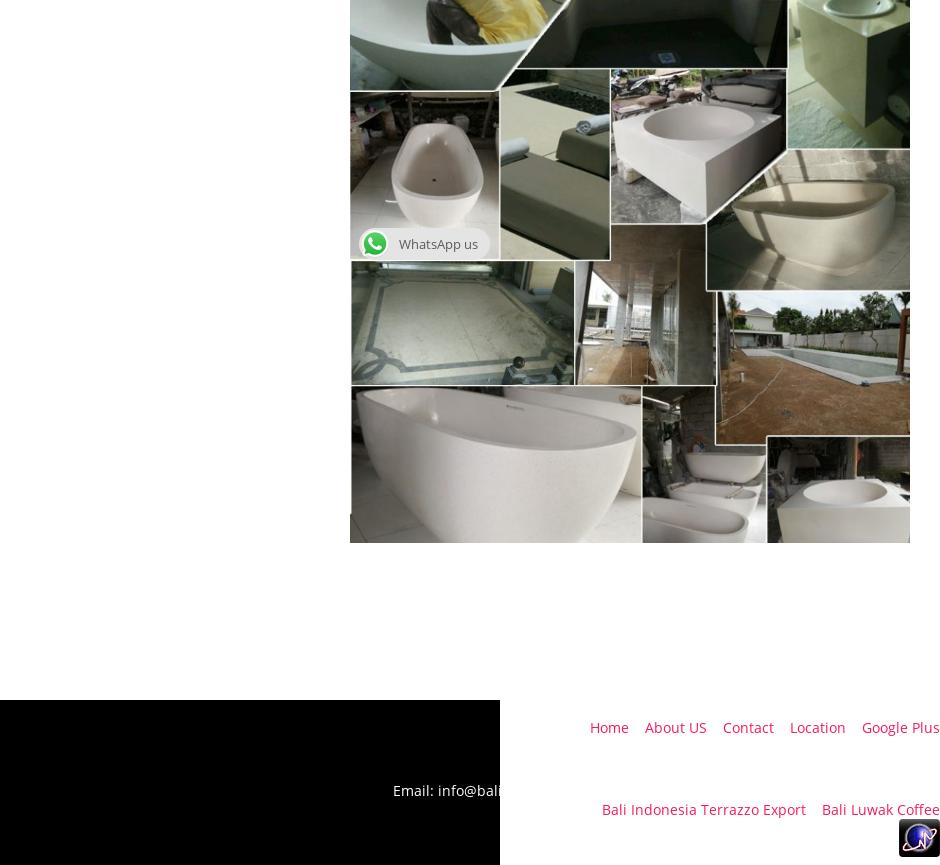 Image resolution: width=940 pixels, height=865 pixels. What do you see at coordinates (747, 726) in the screenshot?
I see `'Contact'` at bounding box center [747, 726].